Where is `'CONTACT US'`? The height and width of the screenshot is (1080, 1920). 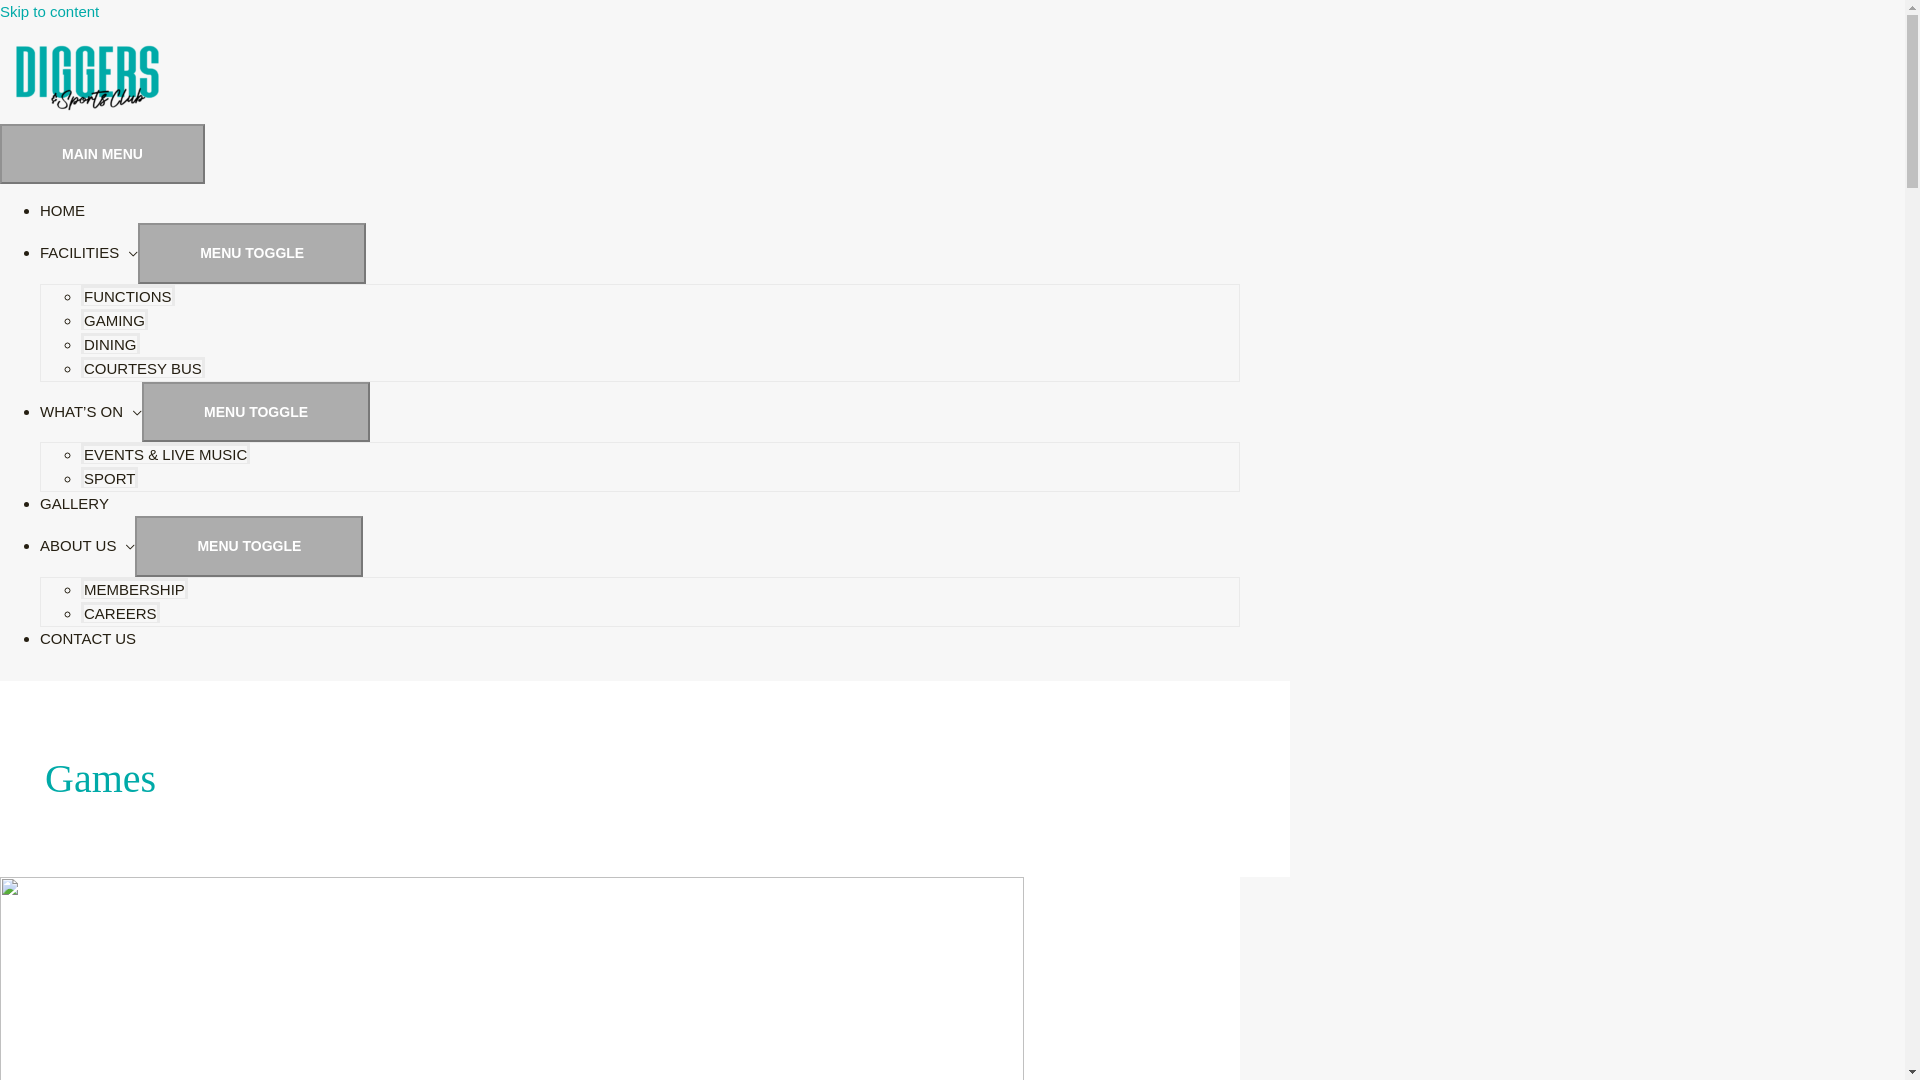
'CONTACT US' is located at coordinates (86, 638).